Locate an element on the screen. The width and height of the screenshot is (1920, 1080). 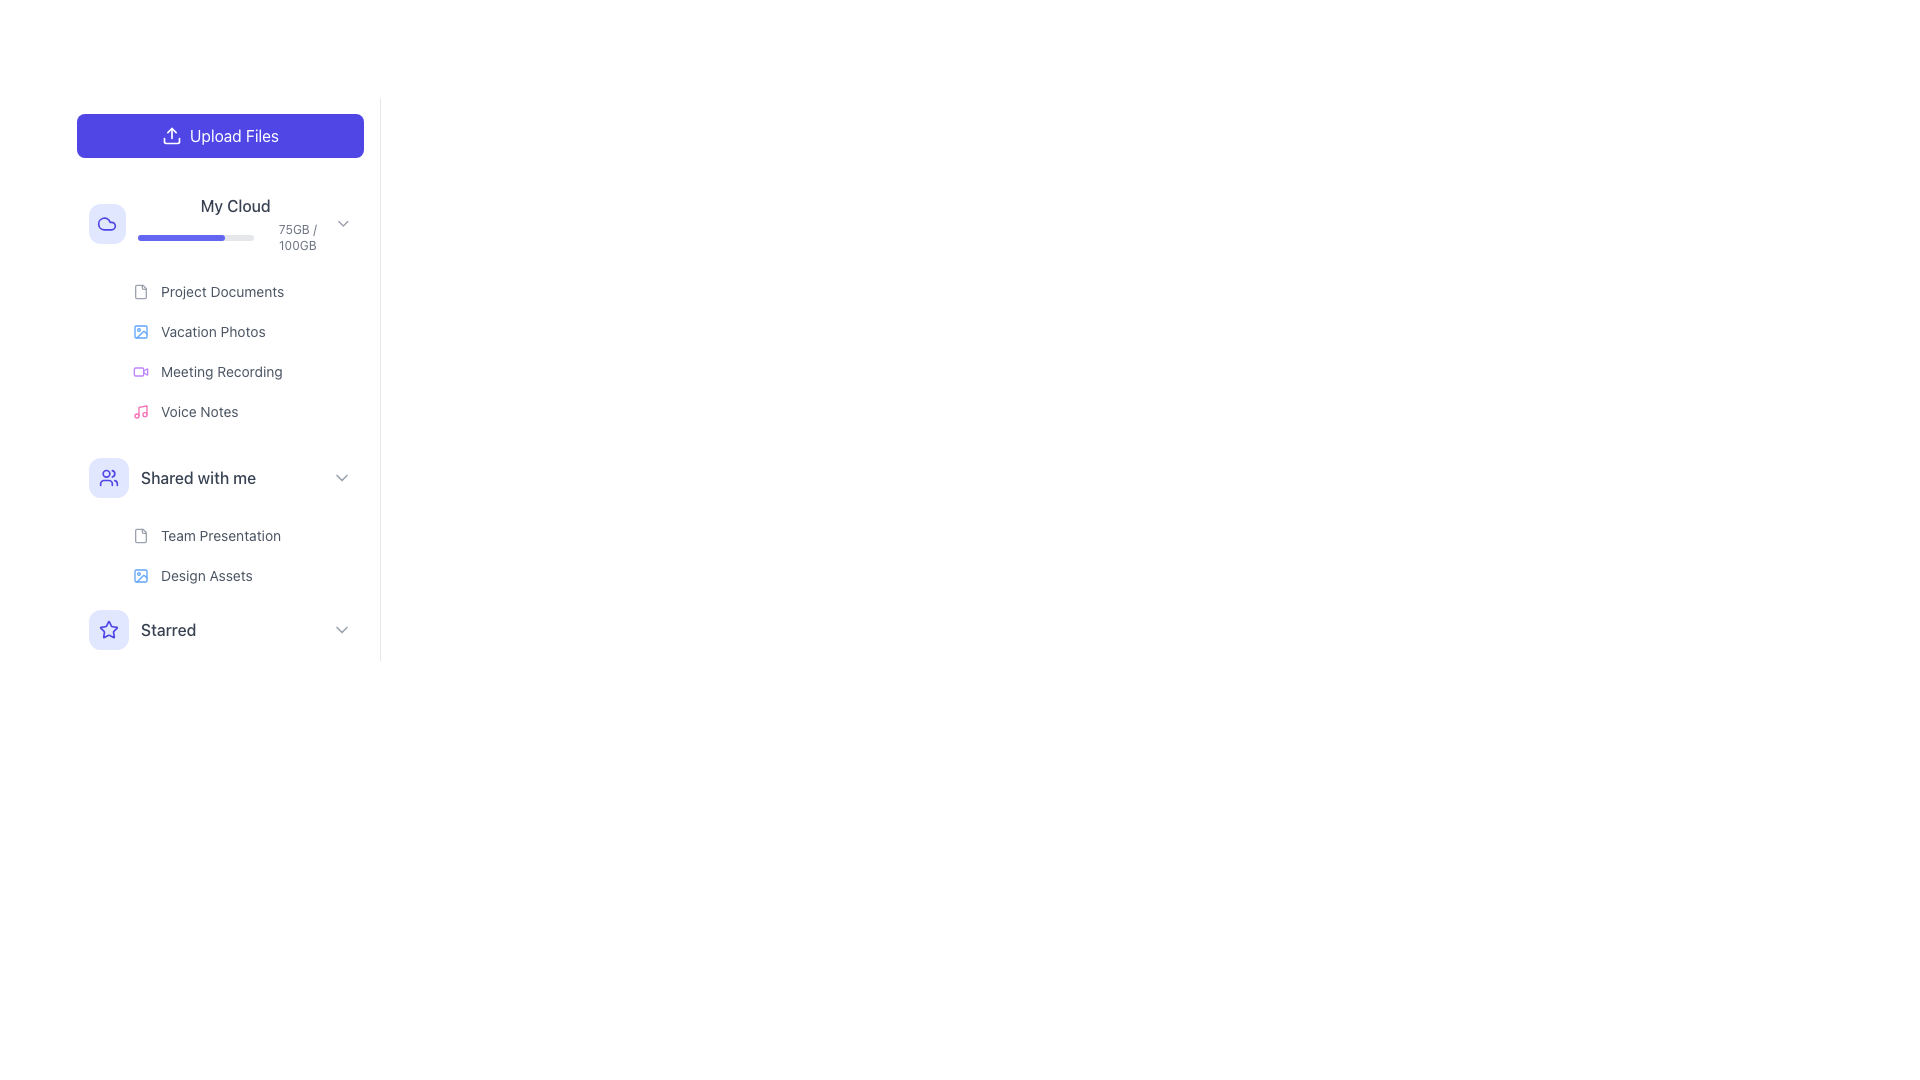
the text label inside the file upload button located on the left side of the interface is located at coordinates (234, 135).